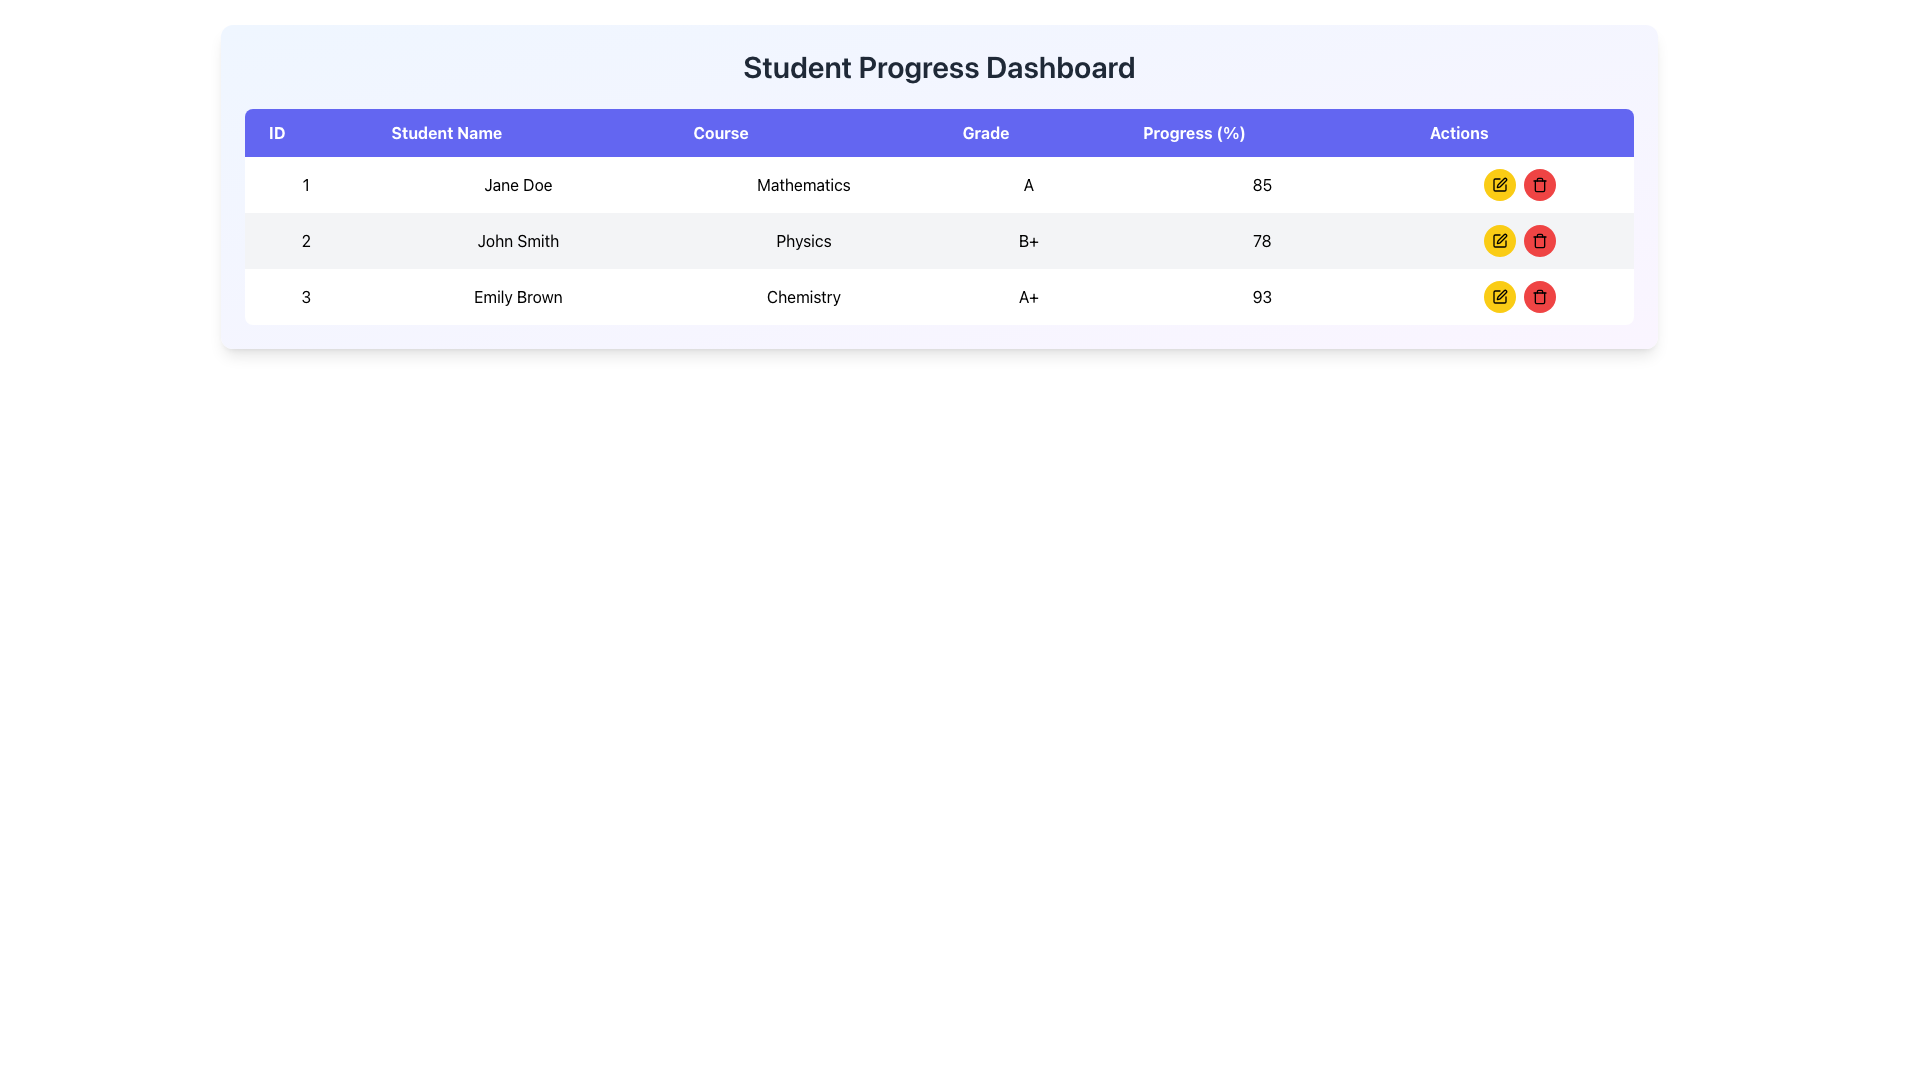 This screenshot has width=1920, height=1080. Describe the element at coordinates (1501, 182) in the screenshot. I see `the edit icon located in the 'Actions' column of the third row of the data table to modify the associated data` at that location.